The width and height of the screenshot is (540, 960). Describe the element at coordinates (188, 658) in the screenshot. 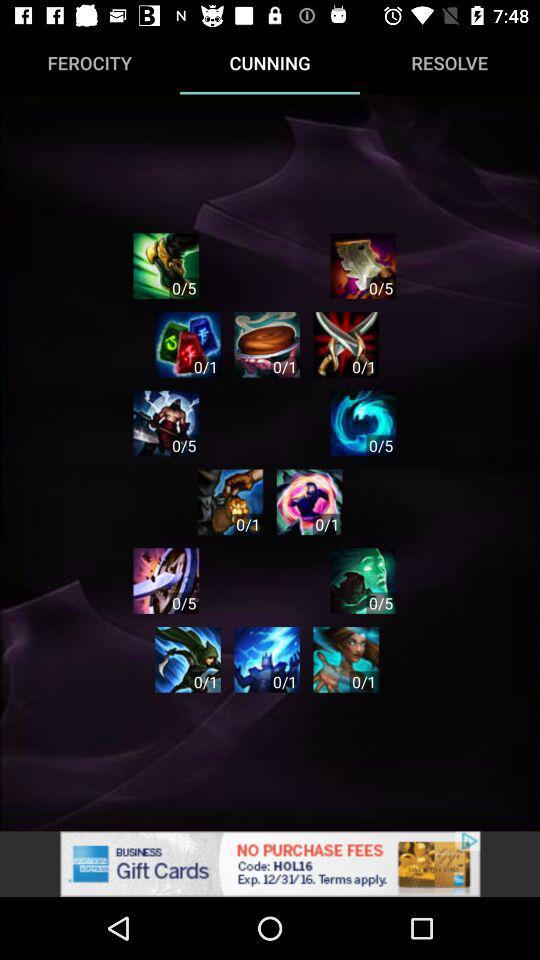

I see `for some image` at that location.